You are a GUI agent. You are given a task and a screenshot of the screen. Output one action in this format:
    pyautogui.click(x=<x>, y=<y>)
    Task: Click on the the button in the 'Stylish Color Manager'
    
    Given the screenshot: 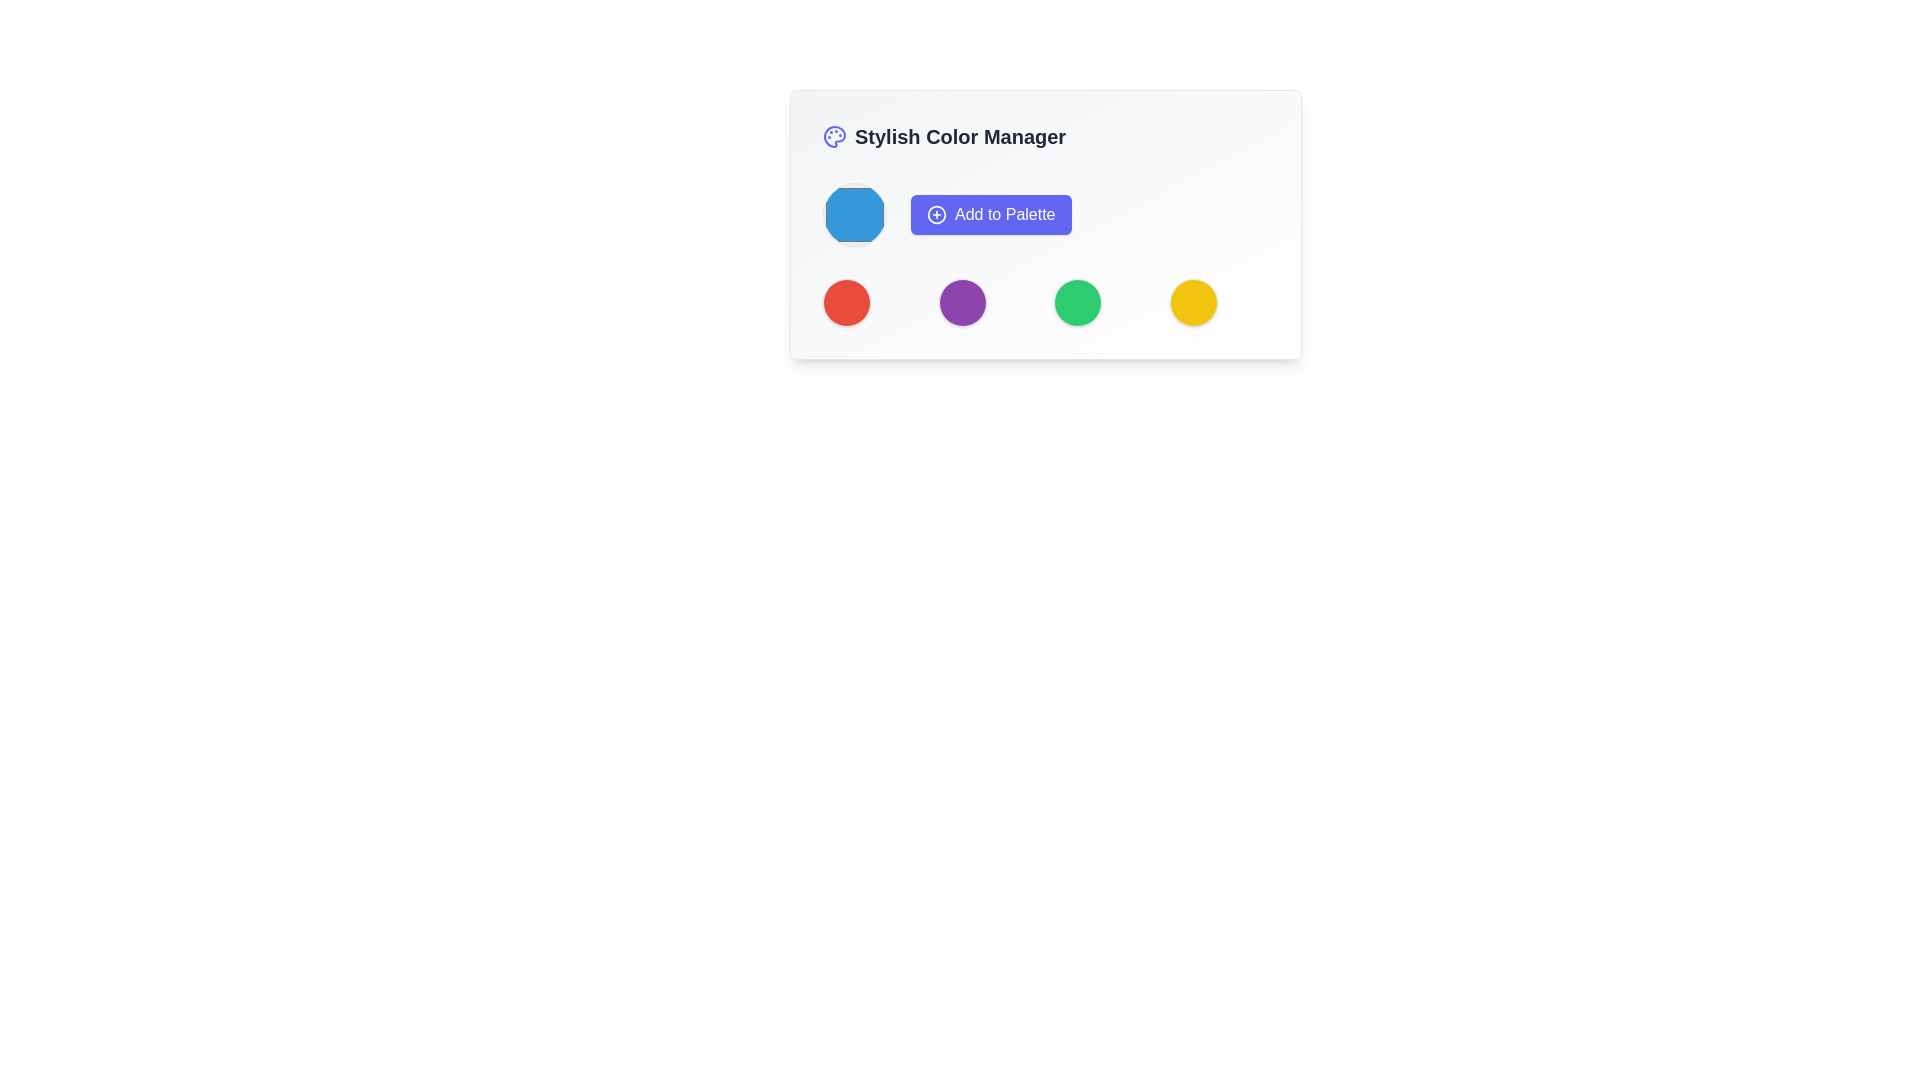 What is the action you would take?
    pyautogui.click(x=1045, y=215)
    